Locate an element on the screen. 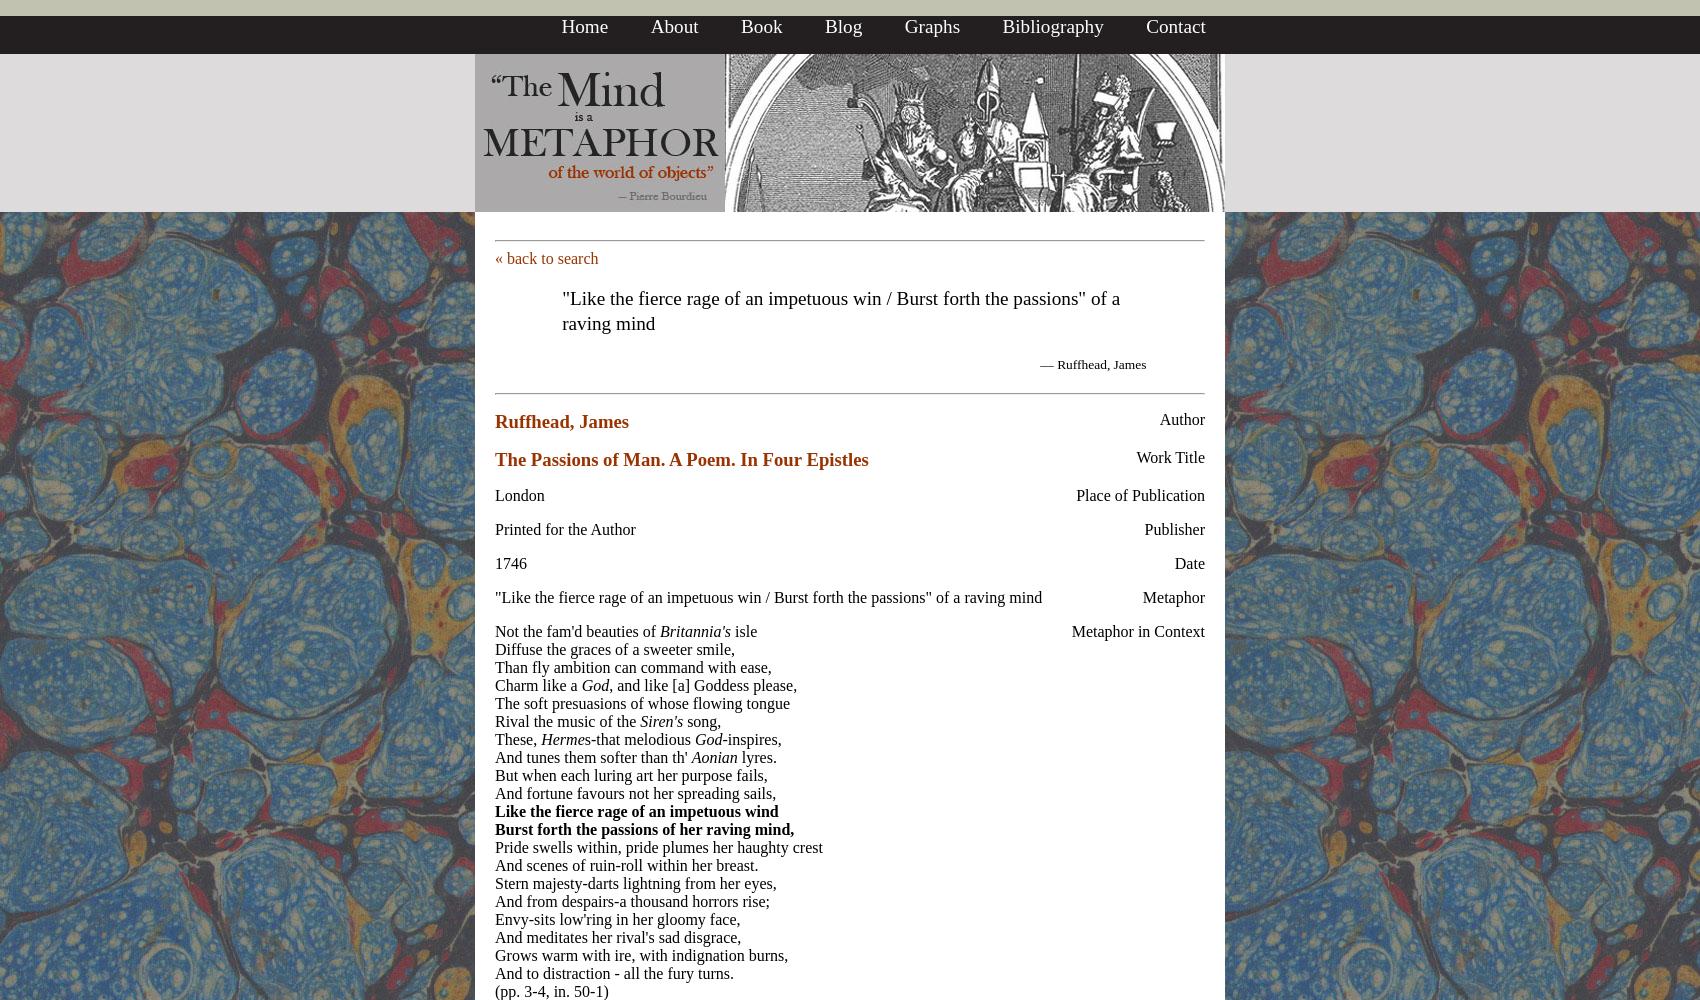 This screenshot has height=1000, width=1700. 'Burst forth the passions of her raving mind,' is located at coordinates (644, 827).